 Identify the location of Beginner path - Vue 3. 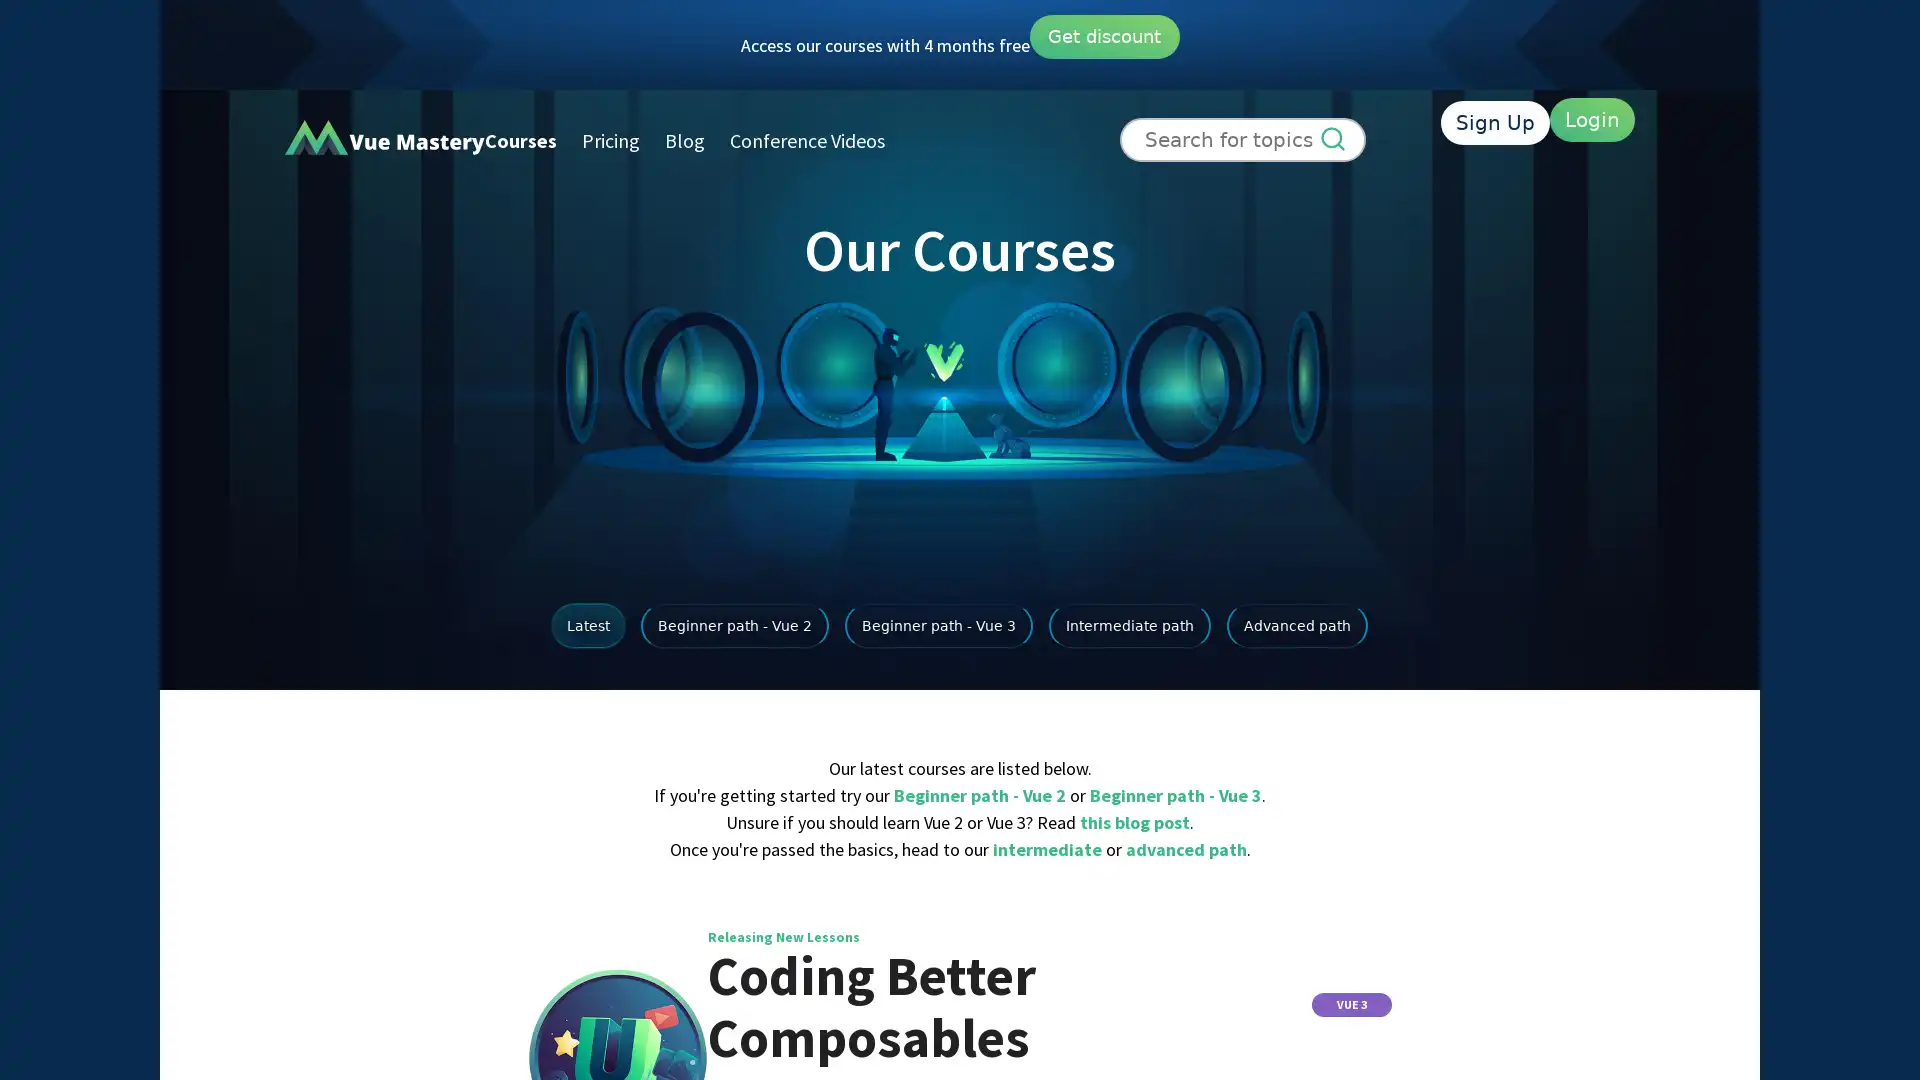
(934, 624).